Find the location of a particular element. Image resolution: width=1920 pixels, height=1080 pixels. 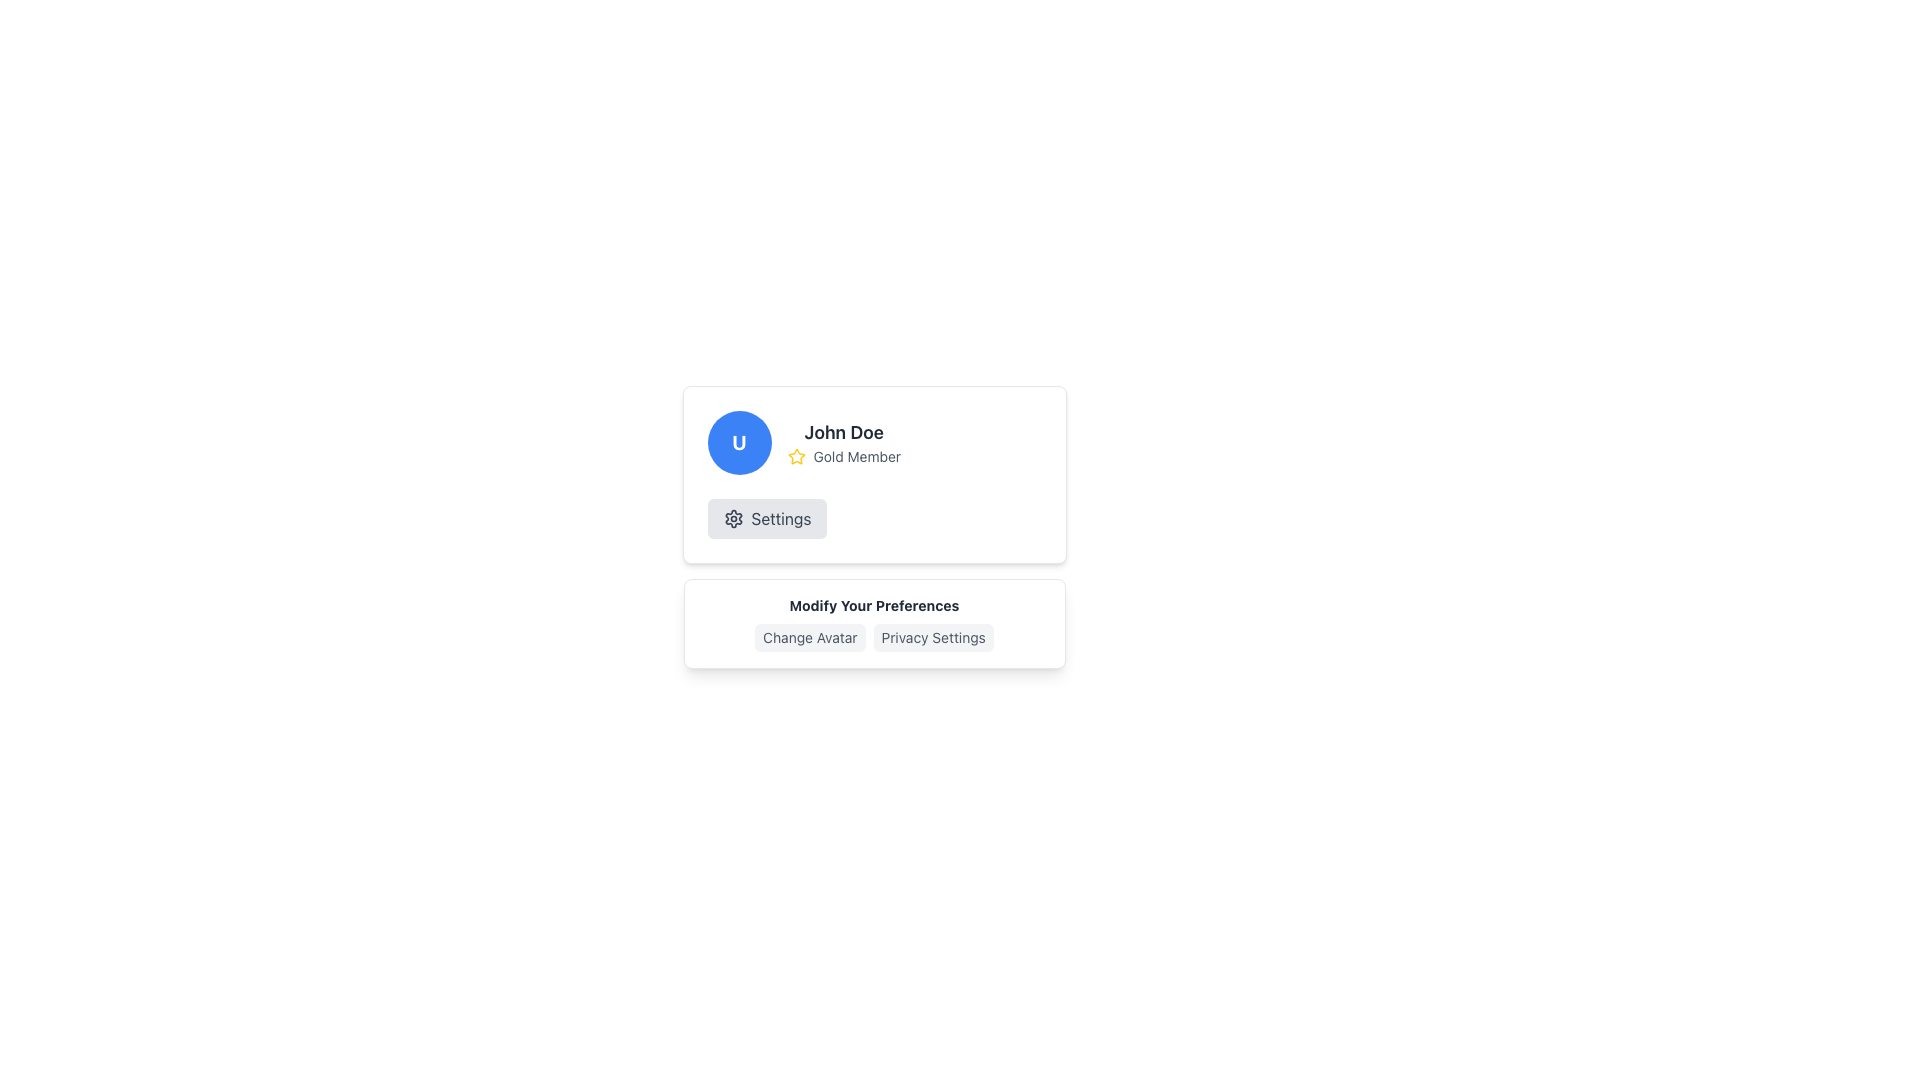

the 'John Doe' text label which displays the username in the user profile section is located at coordinates (844, 431).